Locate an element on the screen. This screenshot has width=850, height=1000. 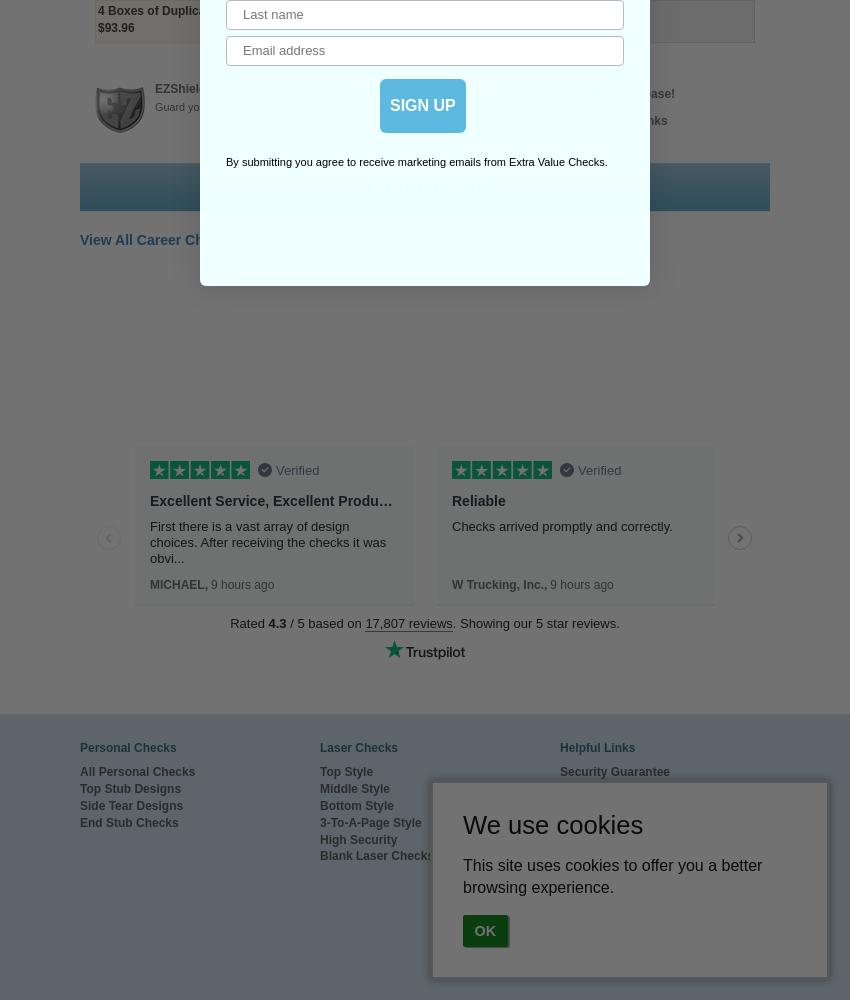
'Privacy Policy' is located at coordinates (599, 890).